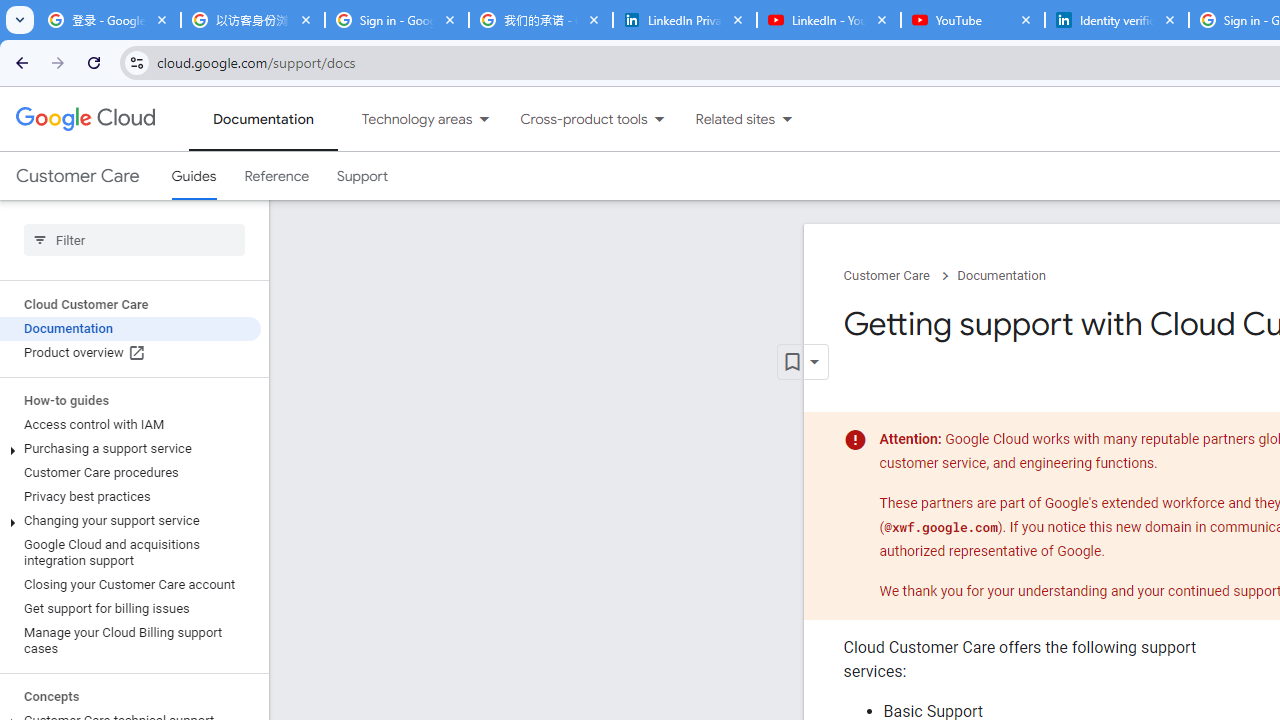 The image size is (1280, 720). I want to click on 'Purchasing a support service', so click(129, 447).